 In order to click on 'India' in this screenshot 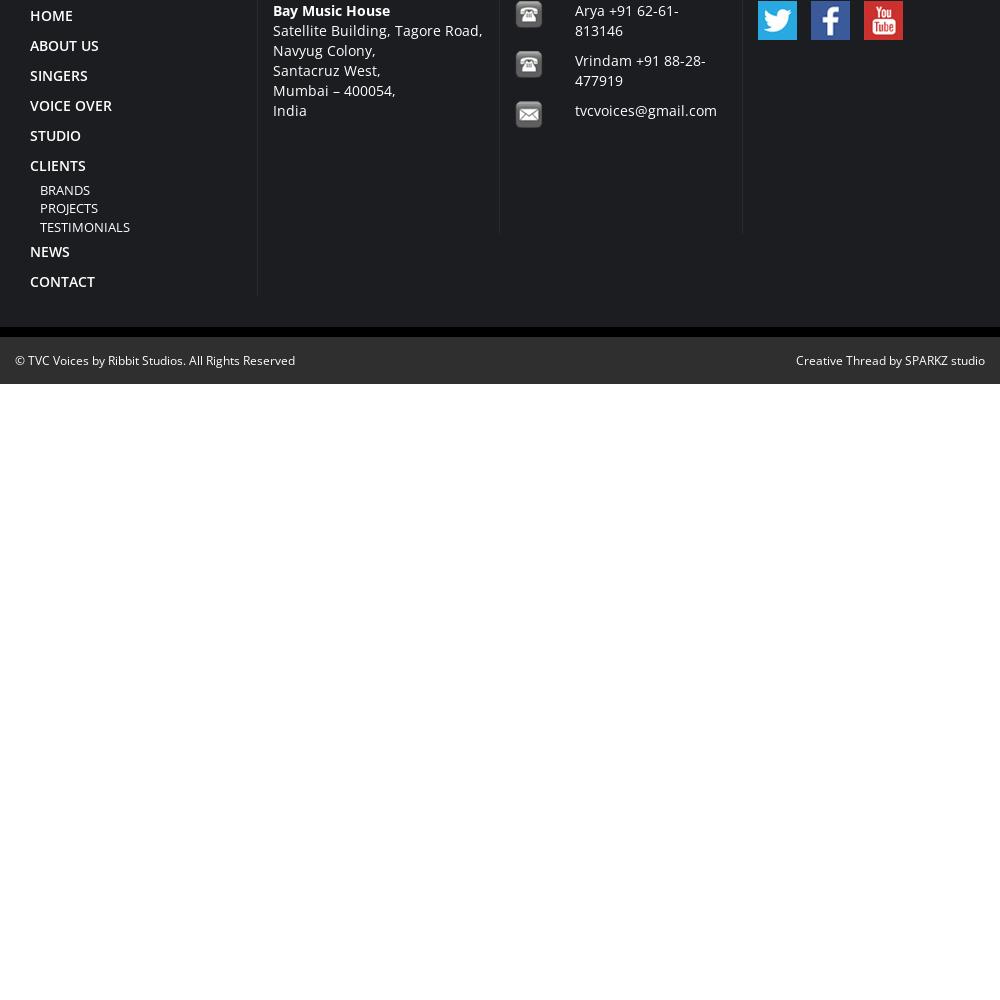, I will do `click(272, 108)`.